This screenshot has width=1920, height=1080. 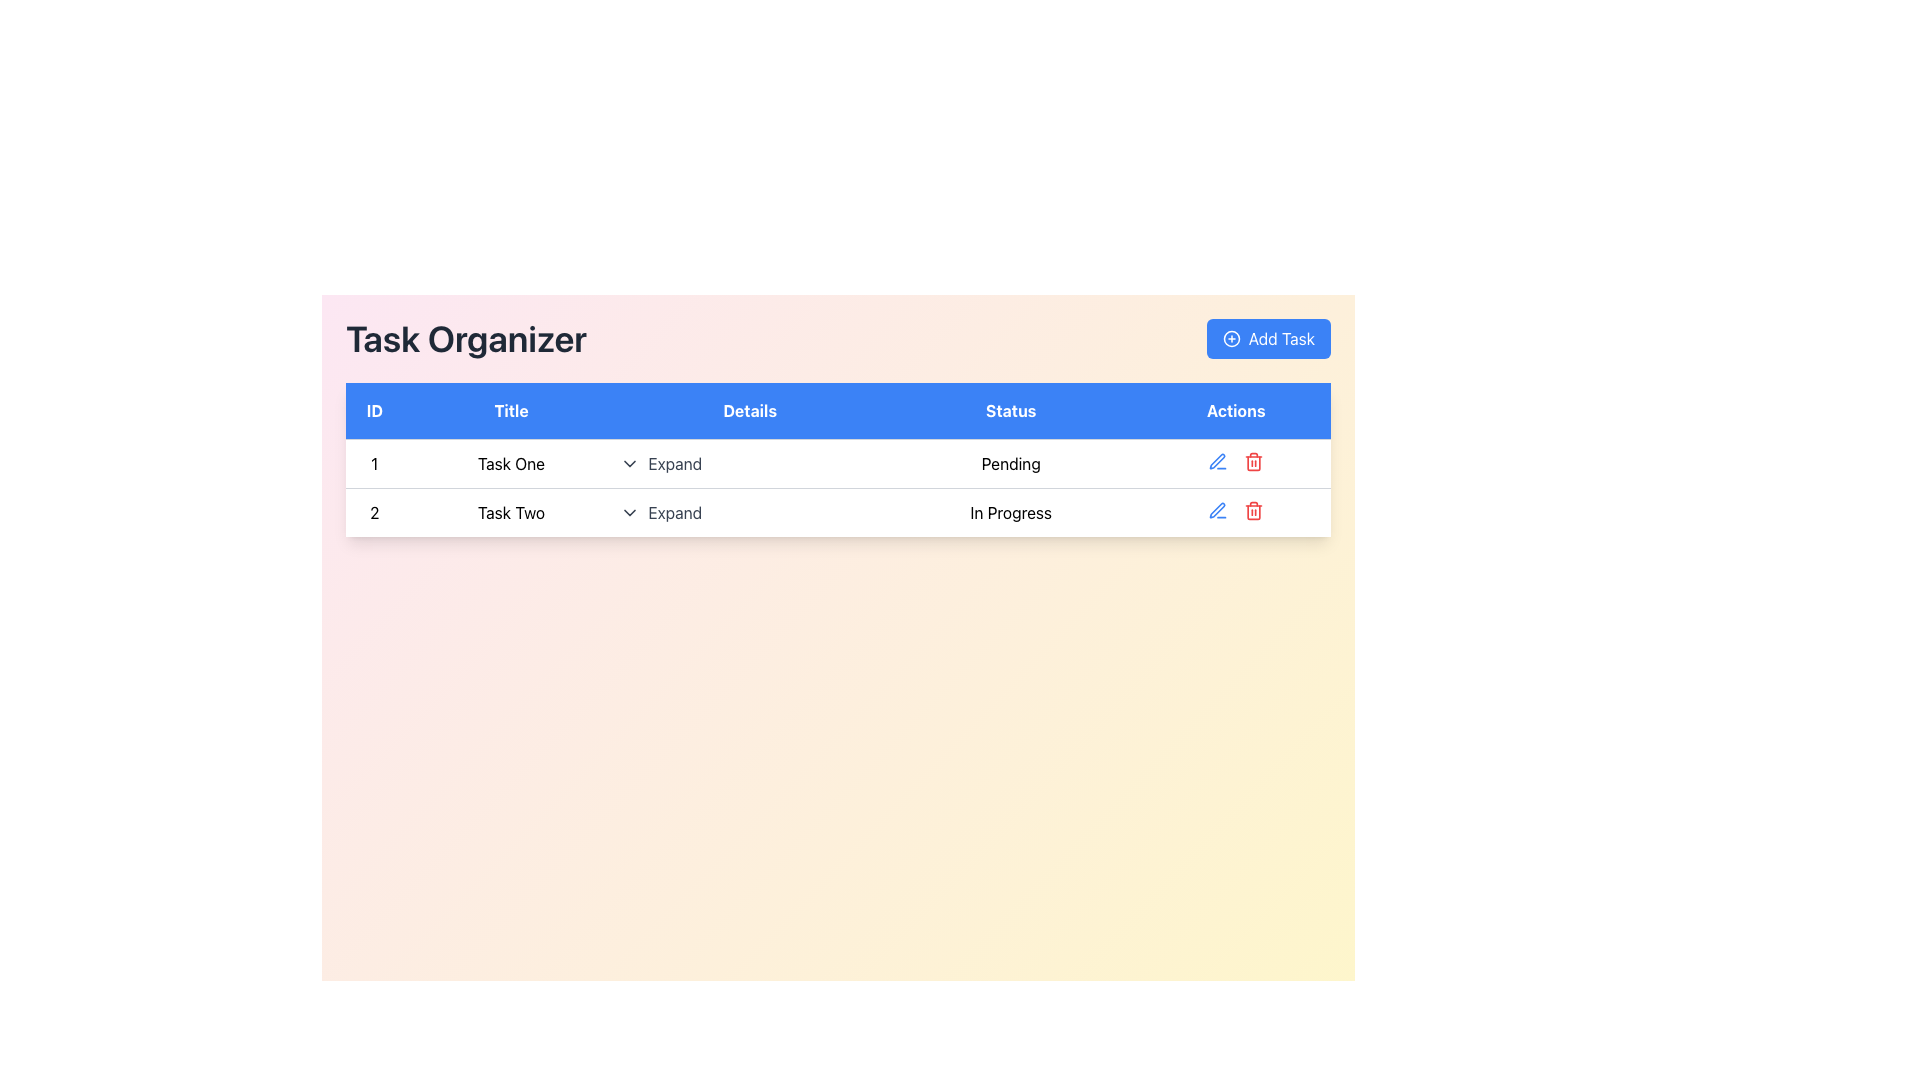 I want to click on the Text Label displaying 'Task Two' in bold font, located in the second row of the 'Title' column in the task organizer interface, so click(x=511, y=511).